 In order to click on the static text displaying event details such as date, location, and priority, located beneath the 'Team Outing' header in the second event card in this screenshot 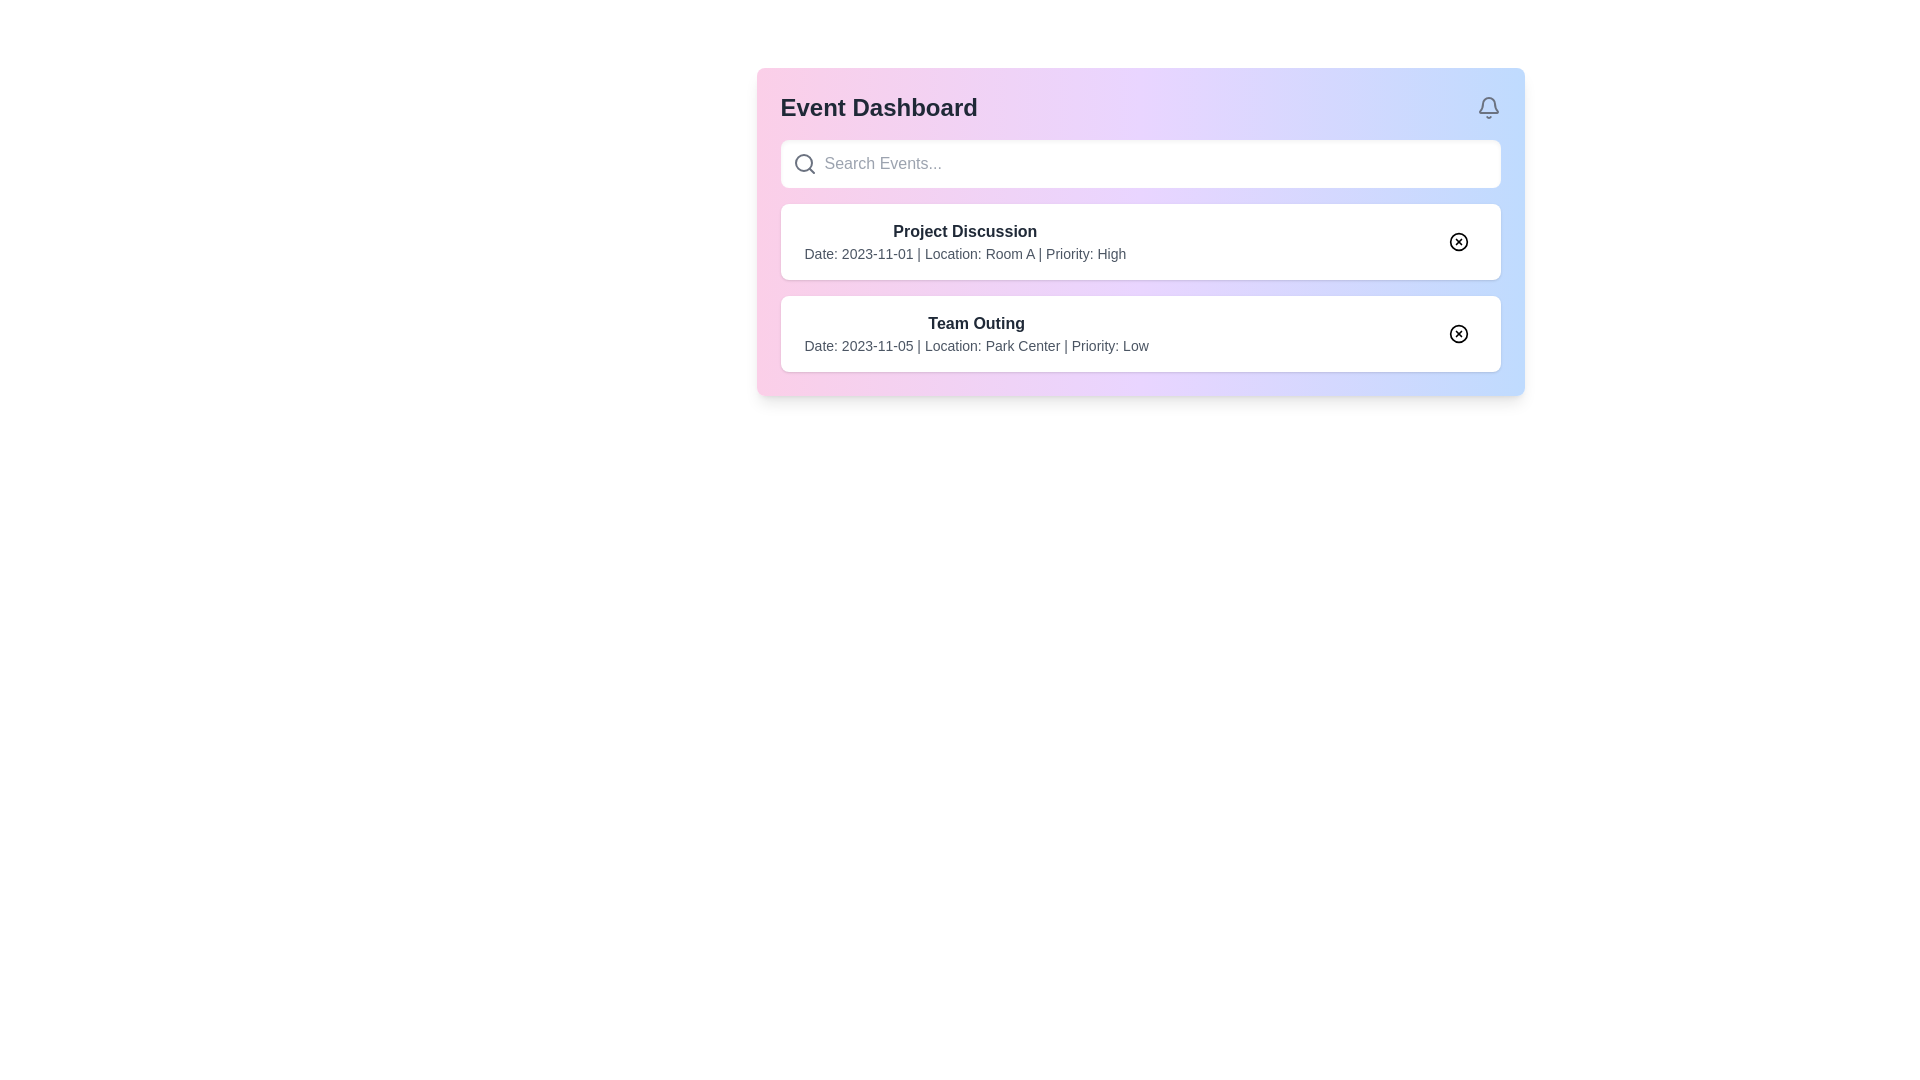, I will do `click(976, 345)`.